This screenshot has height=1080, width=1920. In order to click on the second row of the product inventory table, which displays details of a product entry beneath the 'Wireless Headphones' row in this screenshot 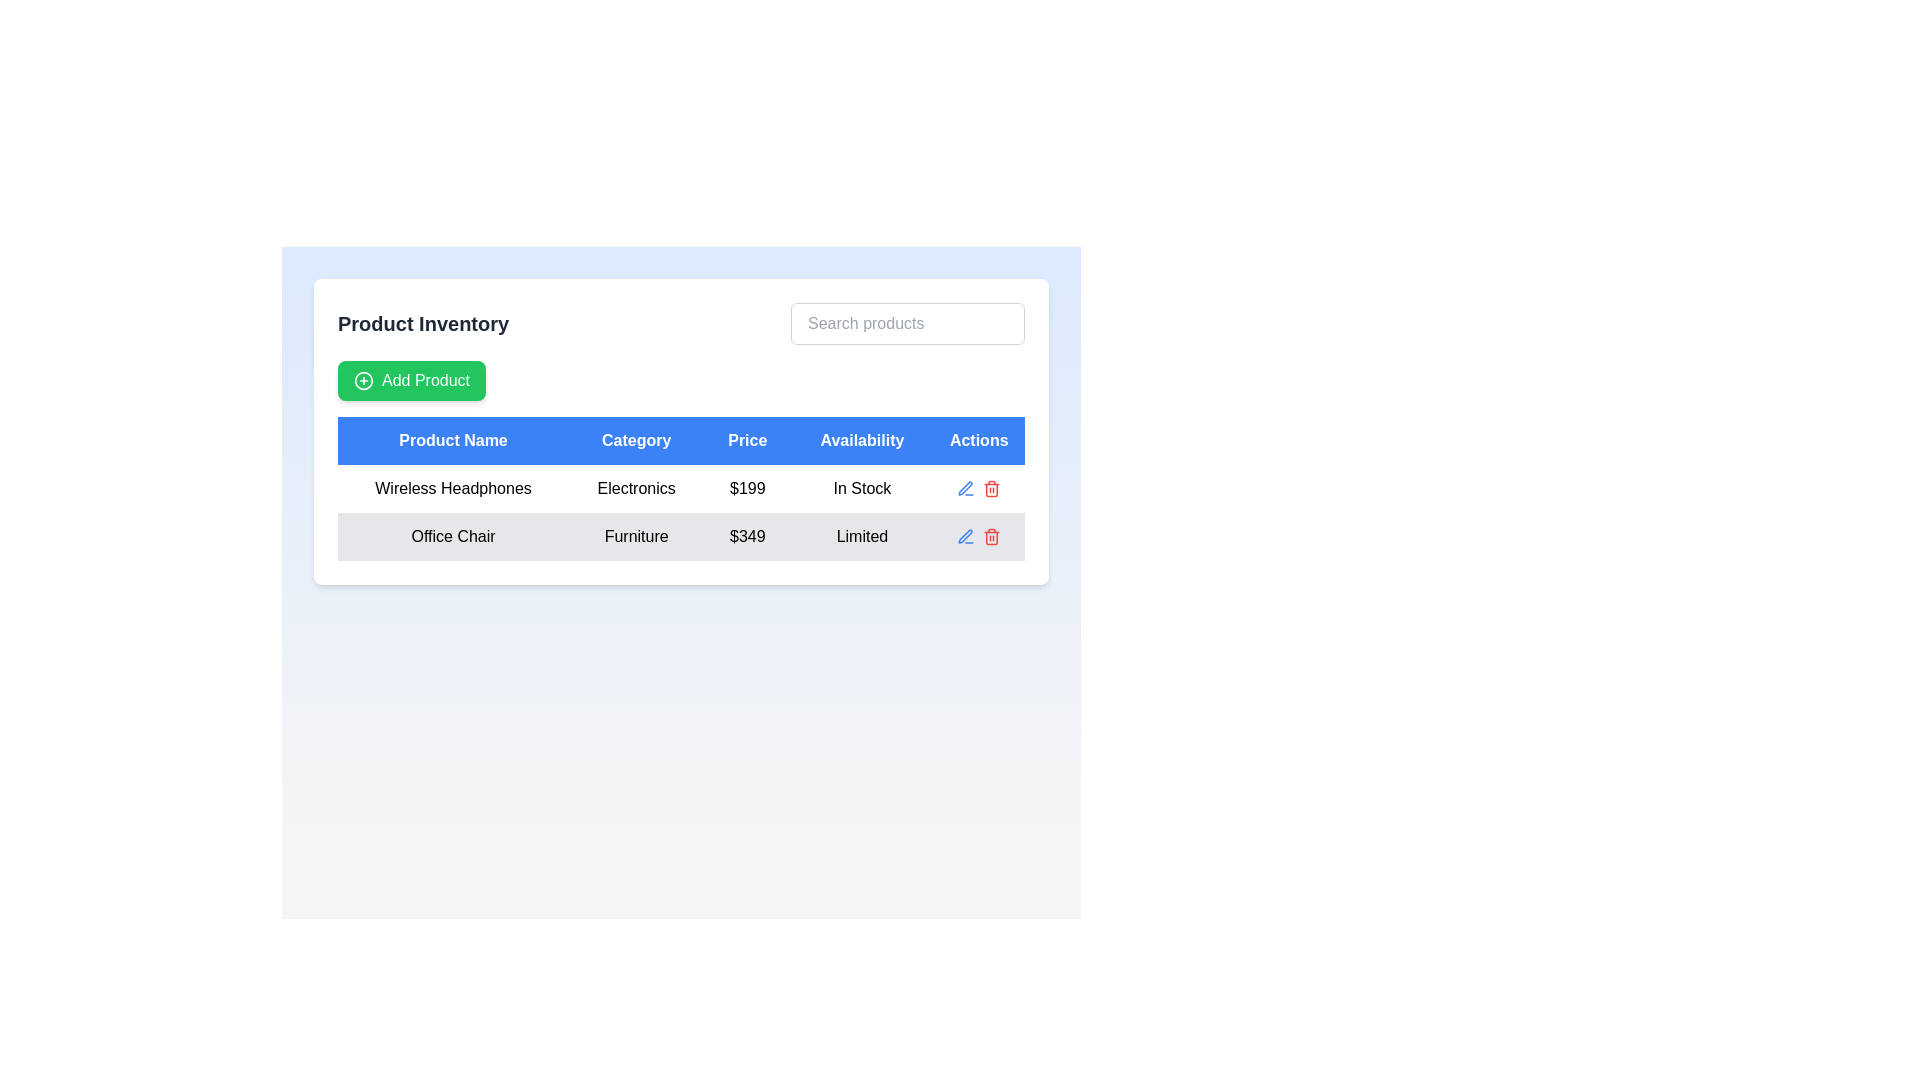, I will do `click(681, 535)`.